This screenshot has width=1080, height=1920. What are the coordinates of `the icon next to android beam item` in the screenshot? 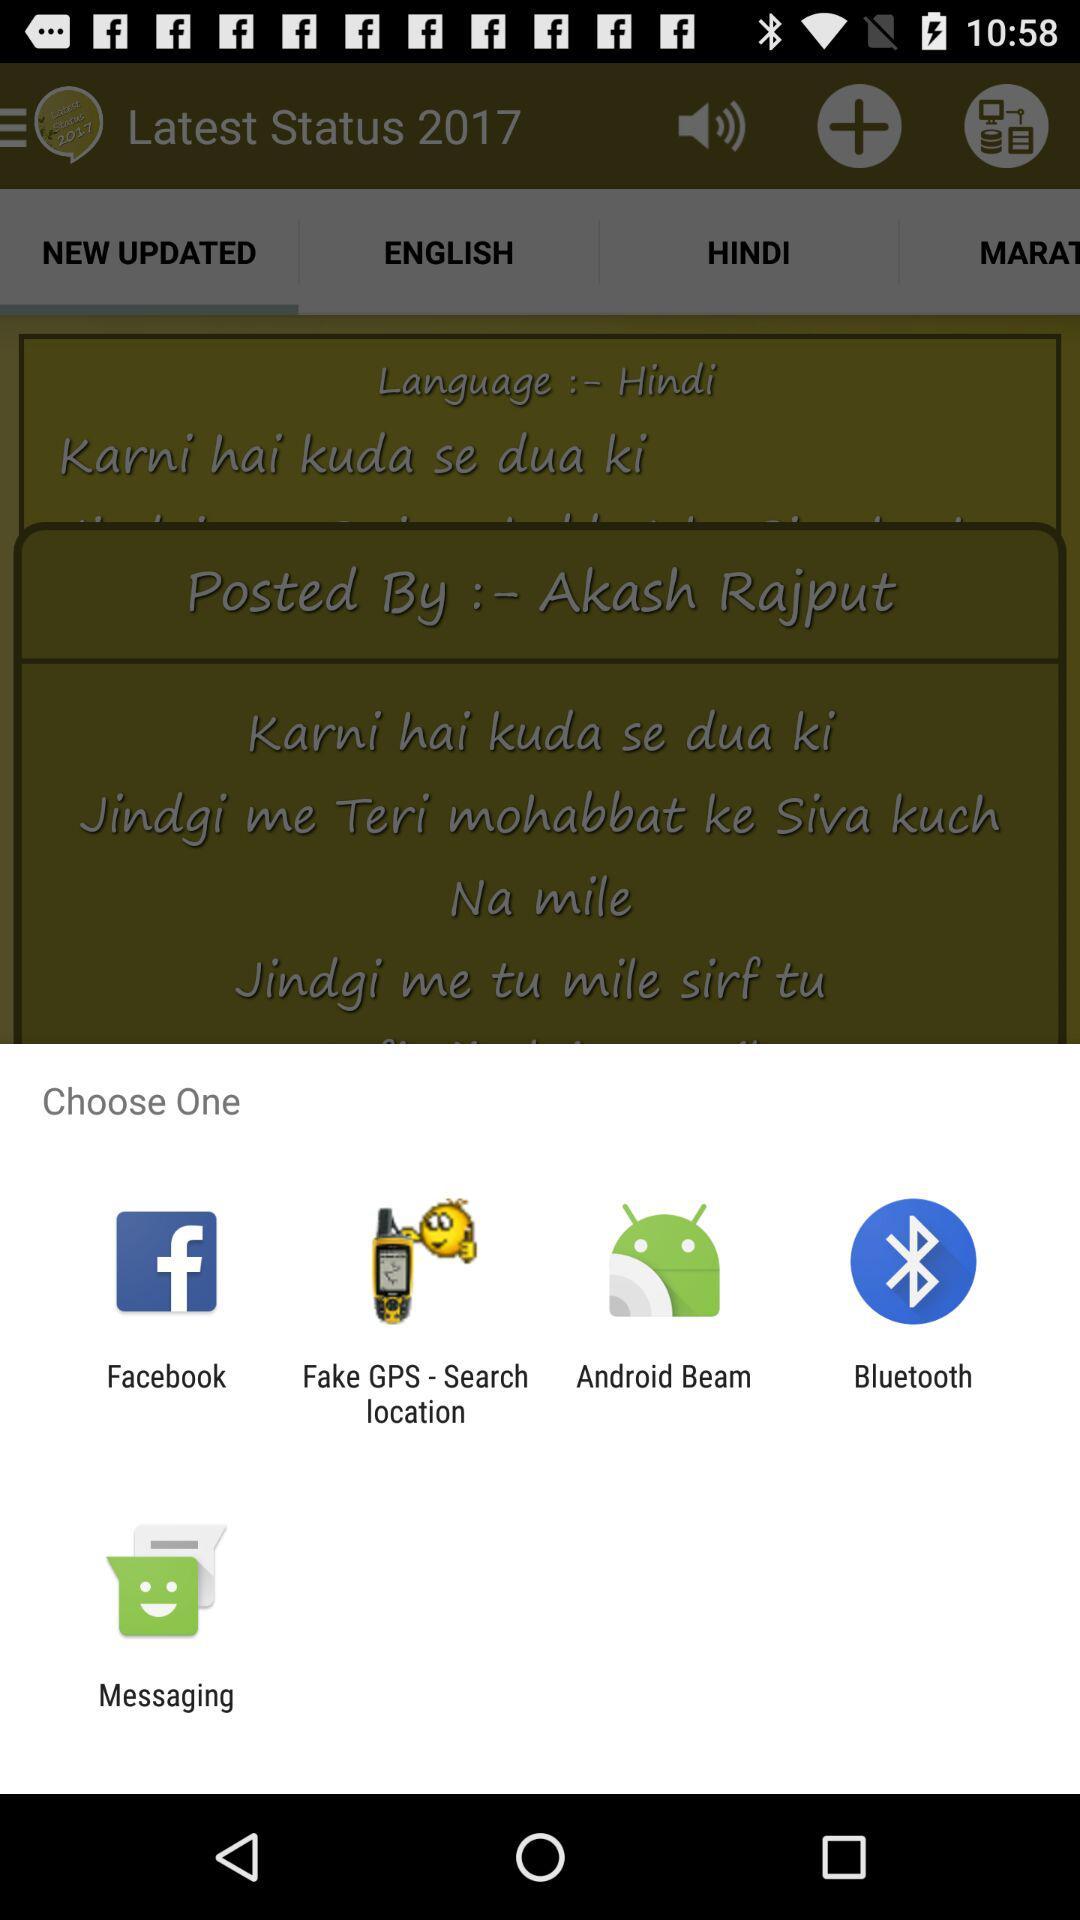 It's located at (414, 1392).